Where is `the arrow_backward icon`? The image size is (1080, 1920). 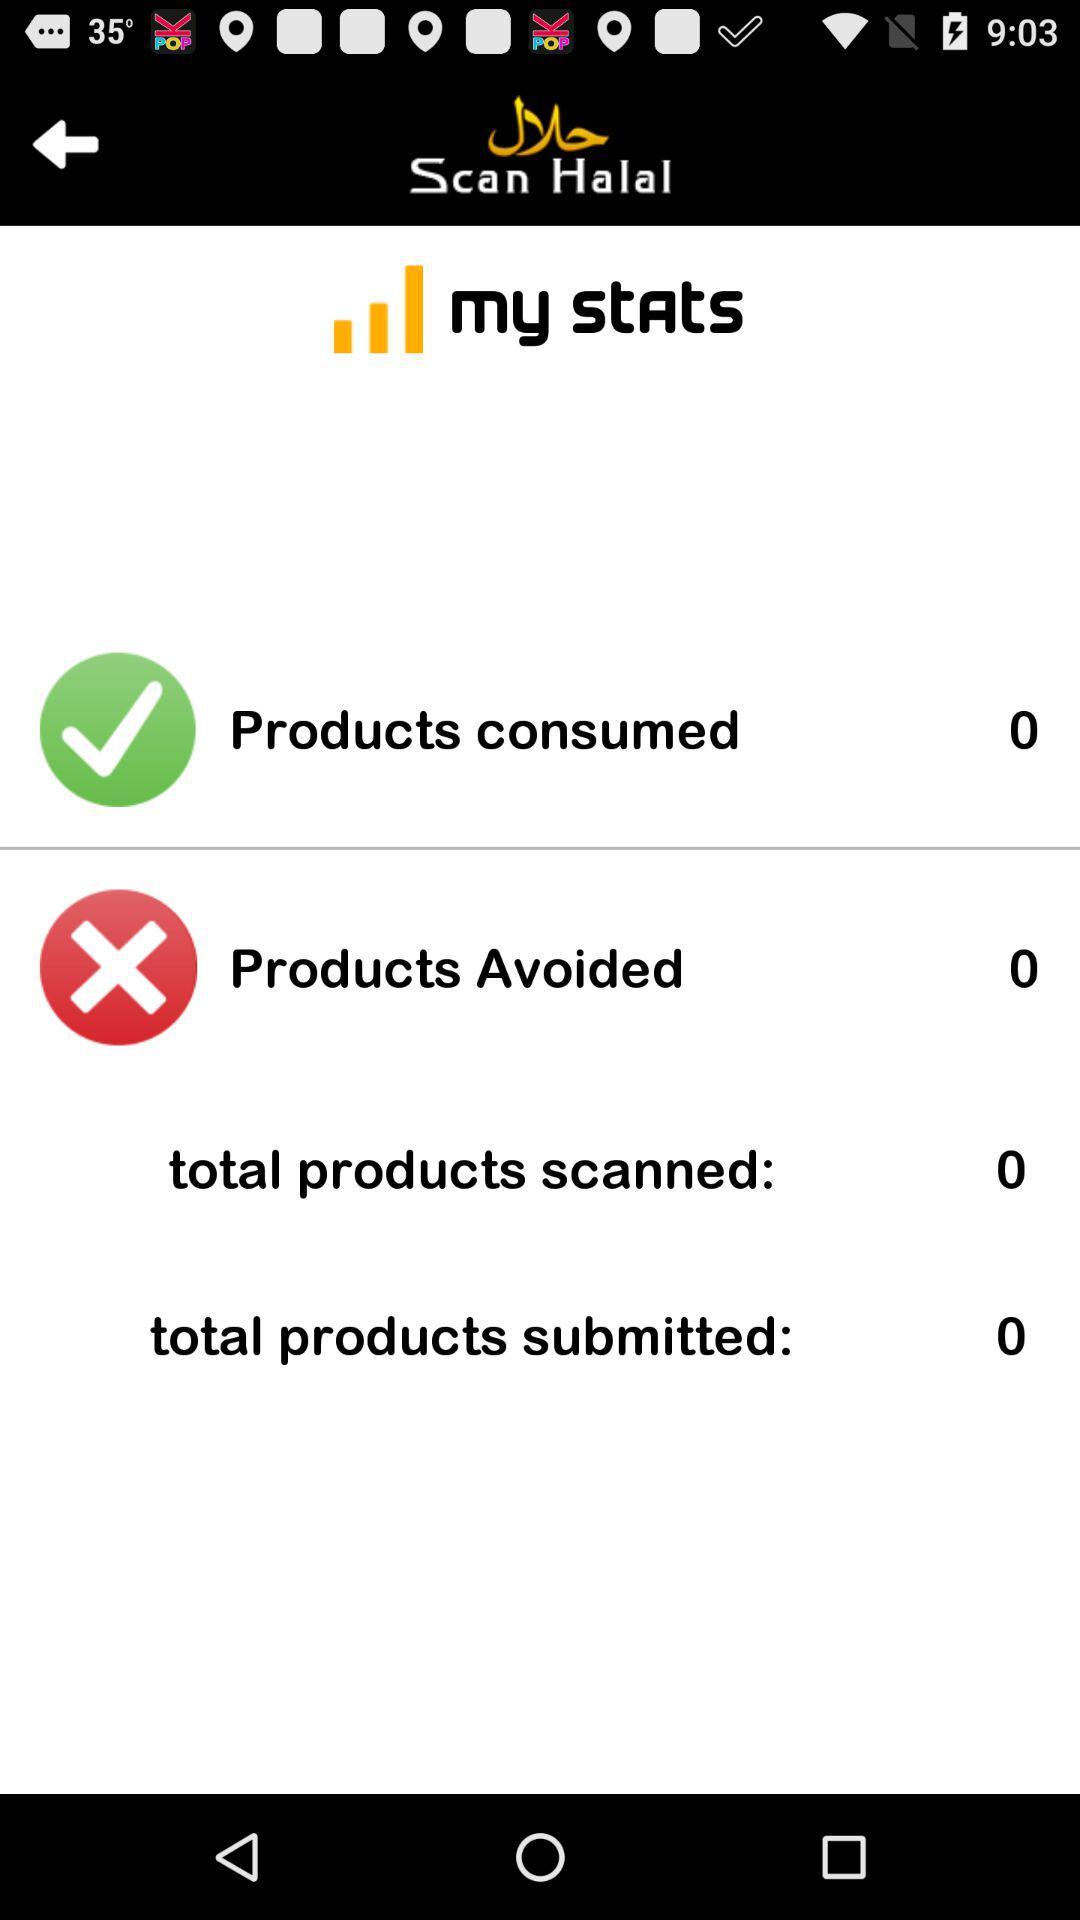 the arrow_backward icon is located at coordinates (64, 153).